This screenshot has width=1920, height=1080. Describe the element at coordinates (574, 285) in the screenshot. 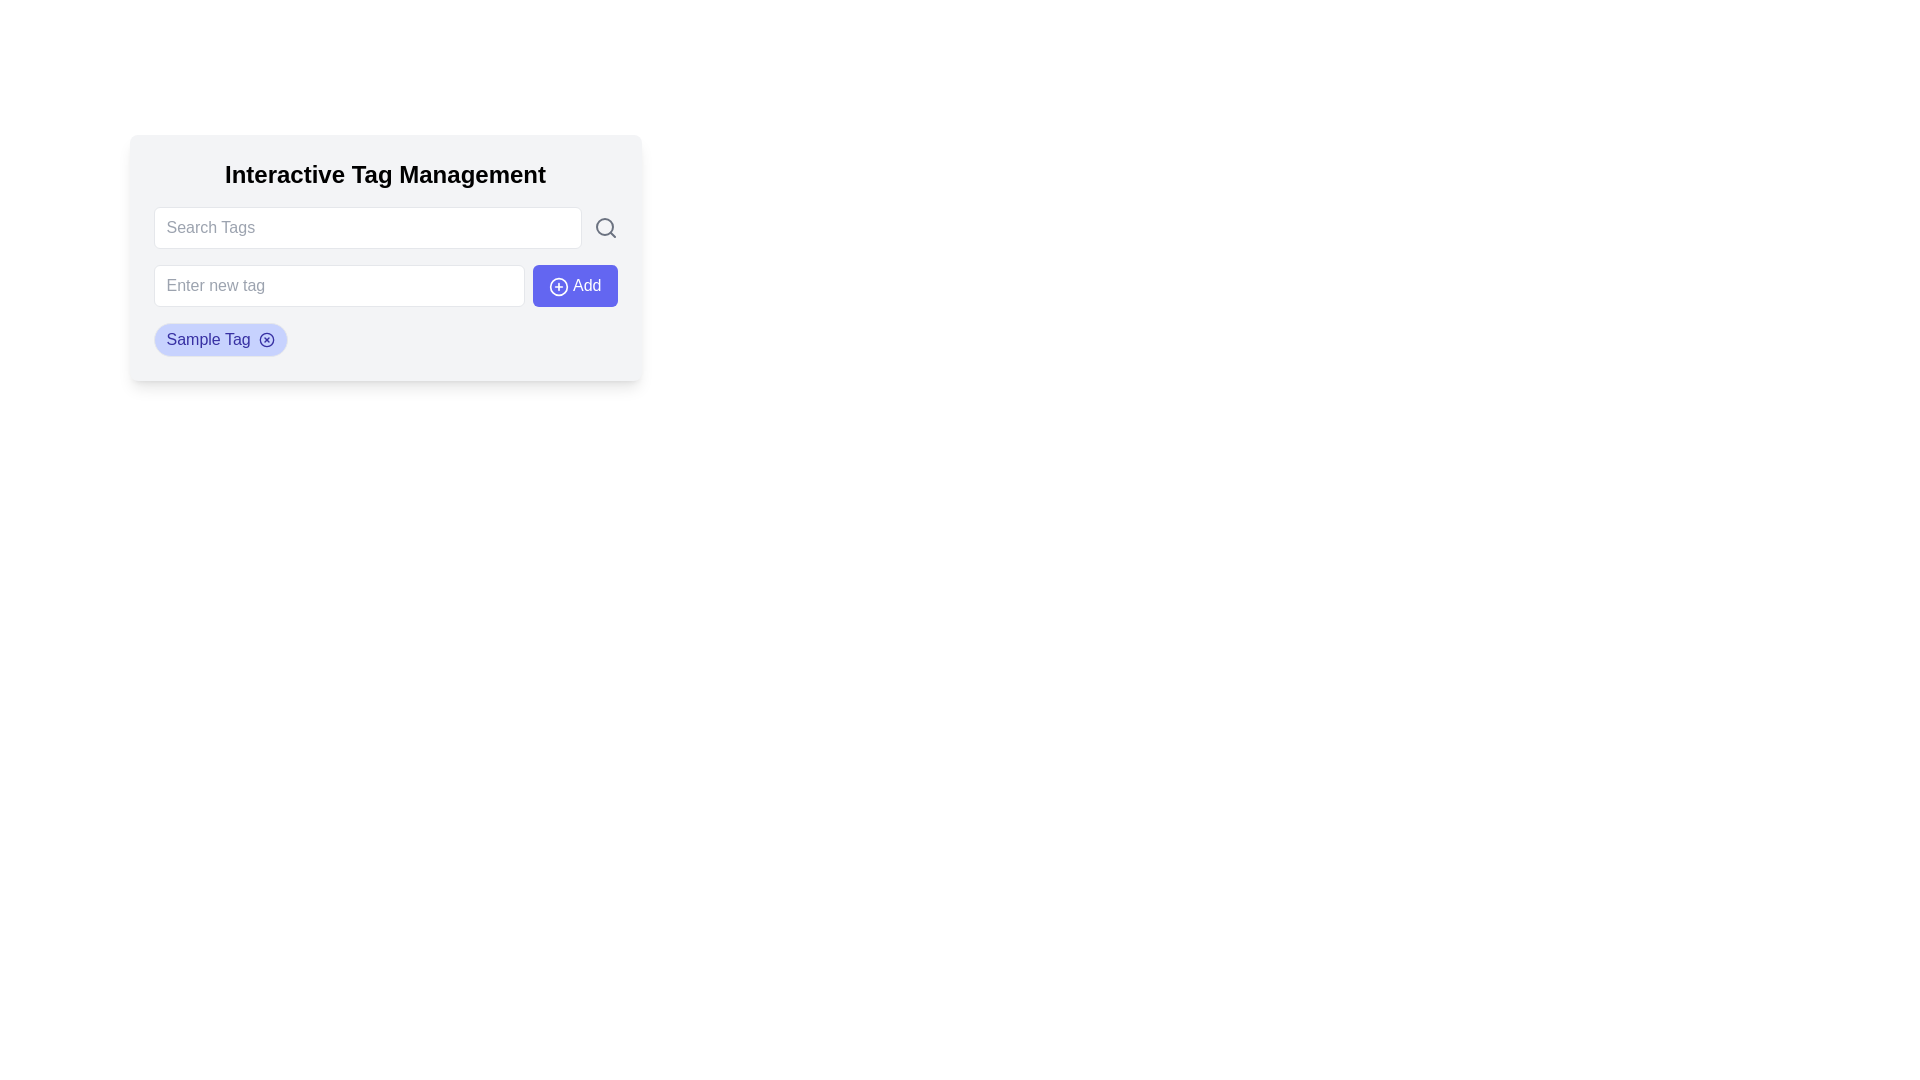

I see `the 'Add' button, which is a rectangular button with rounded corners, vibrant indigo background, and white text, located to the right of the 'Enter new tag' input field` at that location.